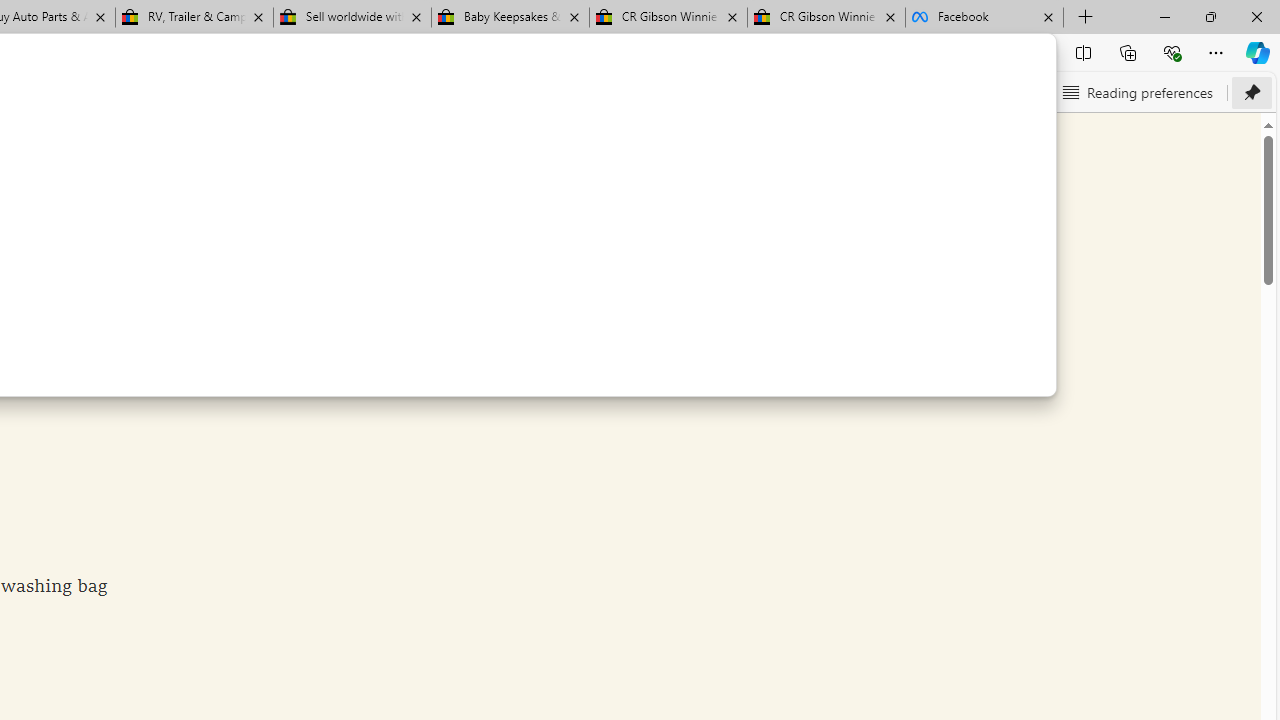  What do you see at coordinates (1137, 92) in the screenshot?
I see `'Reading preferences'` at bounding box center [1137, 92].